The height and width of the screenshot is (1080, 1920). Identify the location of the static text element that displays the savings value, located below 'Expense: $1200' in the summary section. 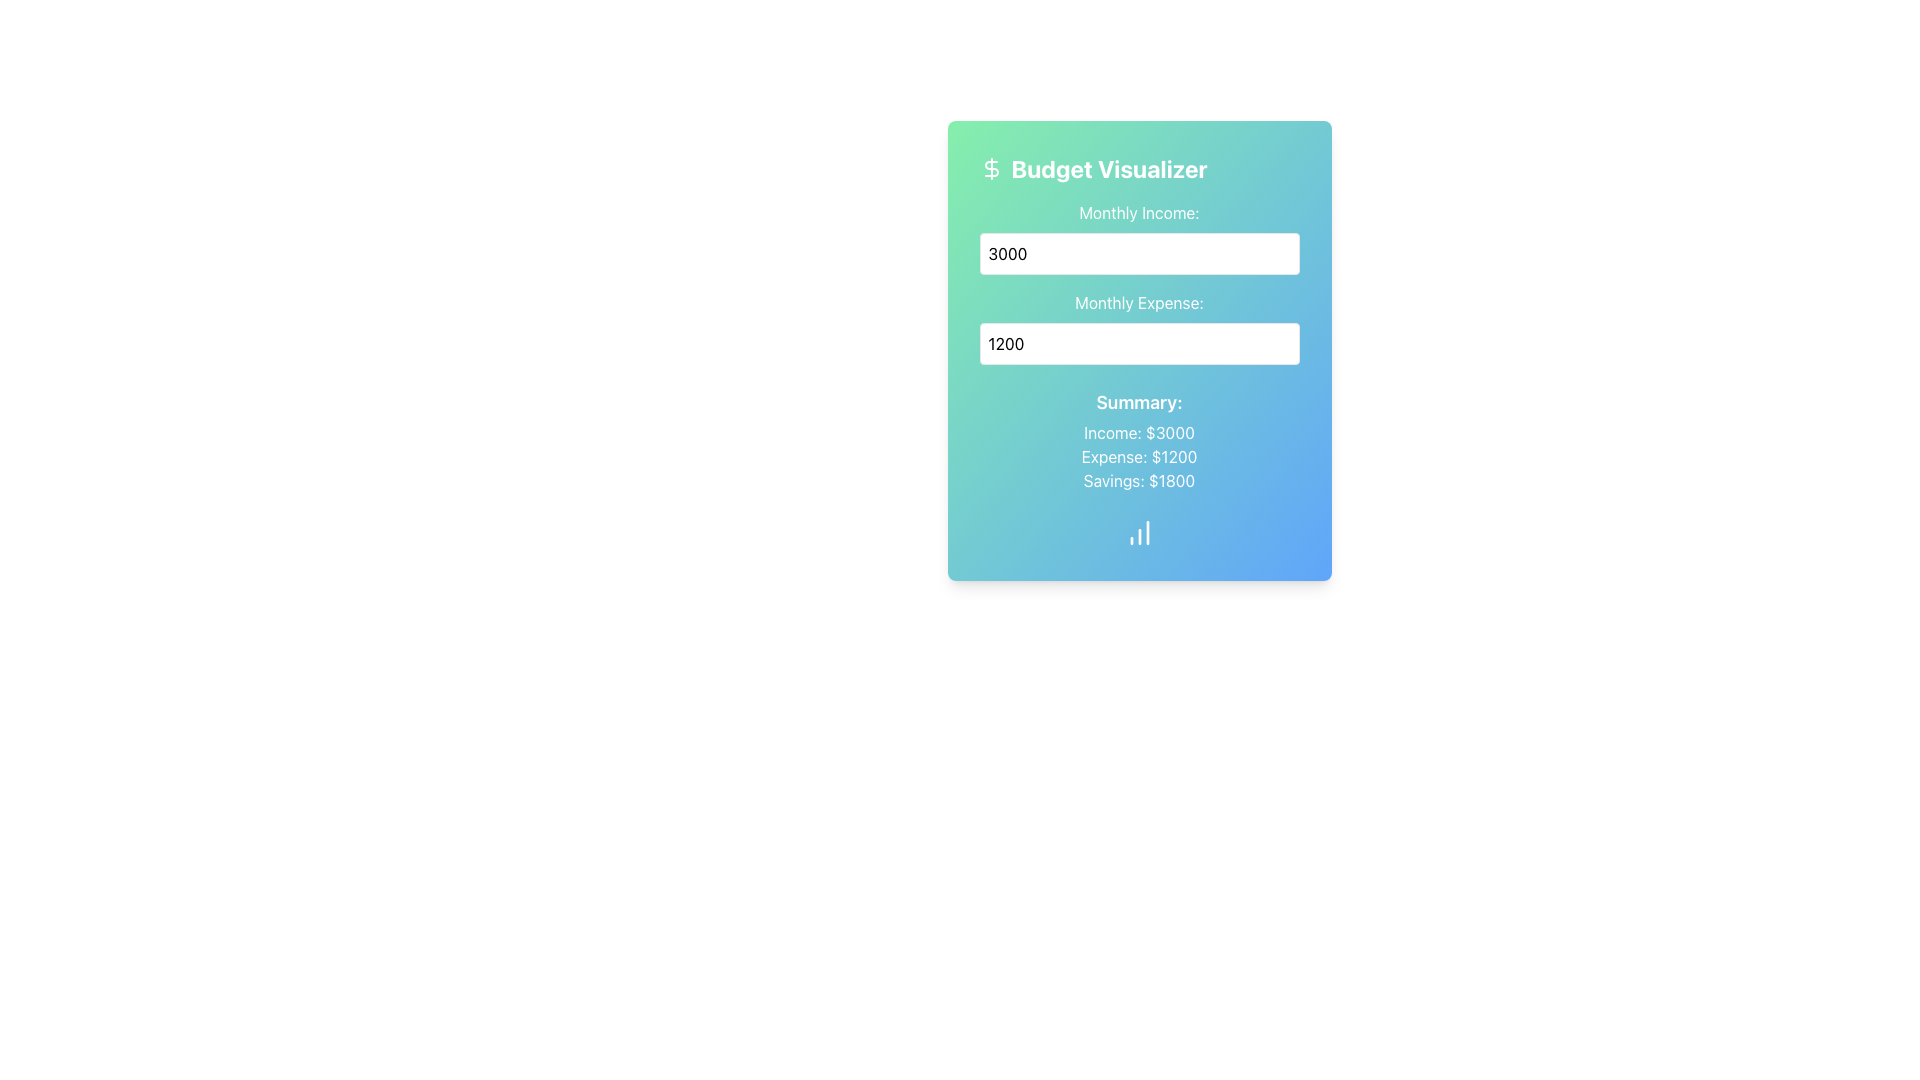
(1139, 481).